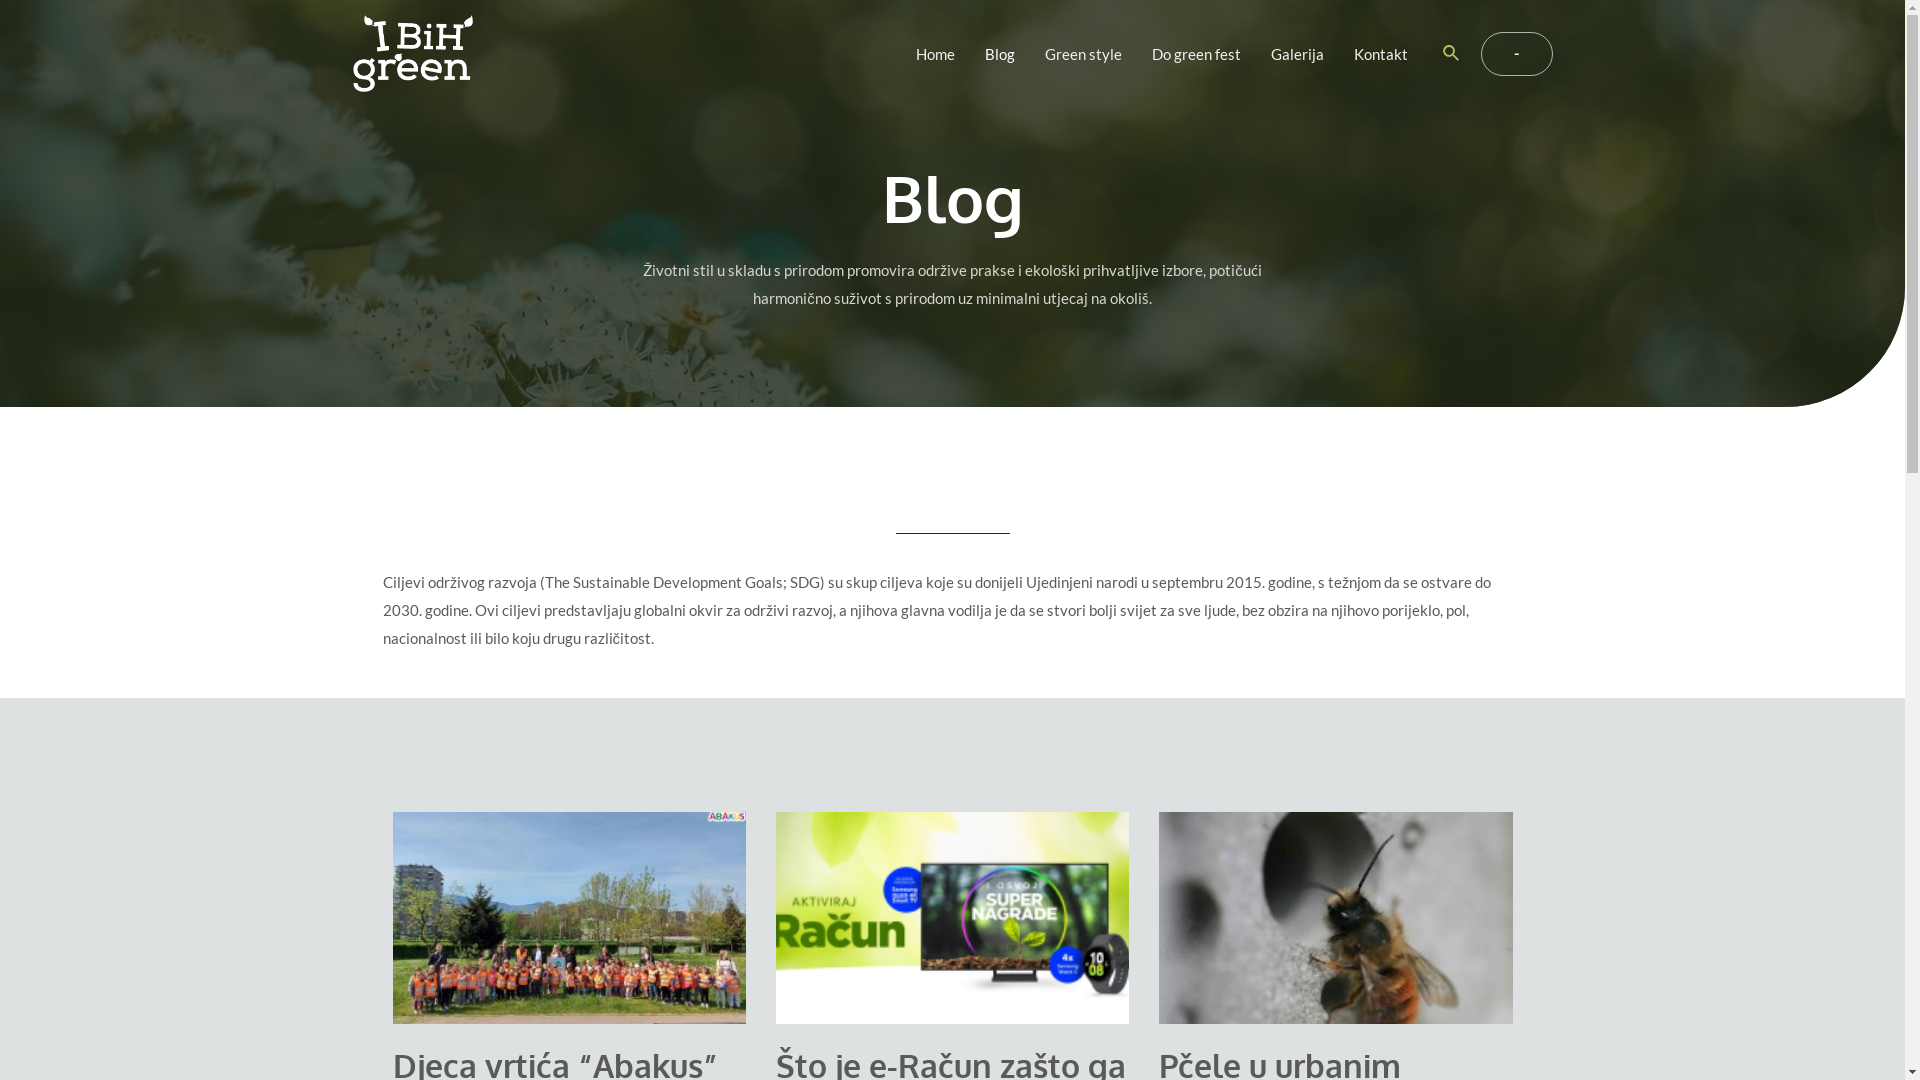 The image size is (1920, 1080). What do you see at coordinates (969, 53) in the screenshot?
I see `'Blog'` at bounding box center [969, 53].